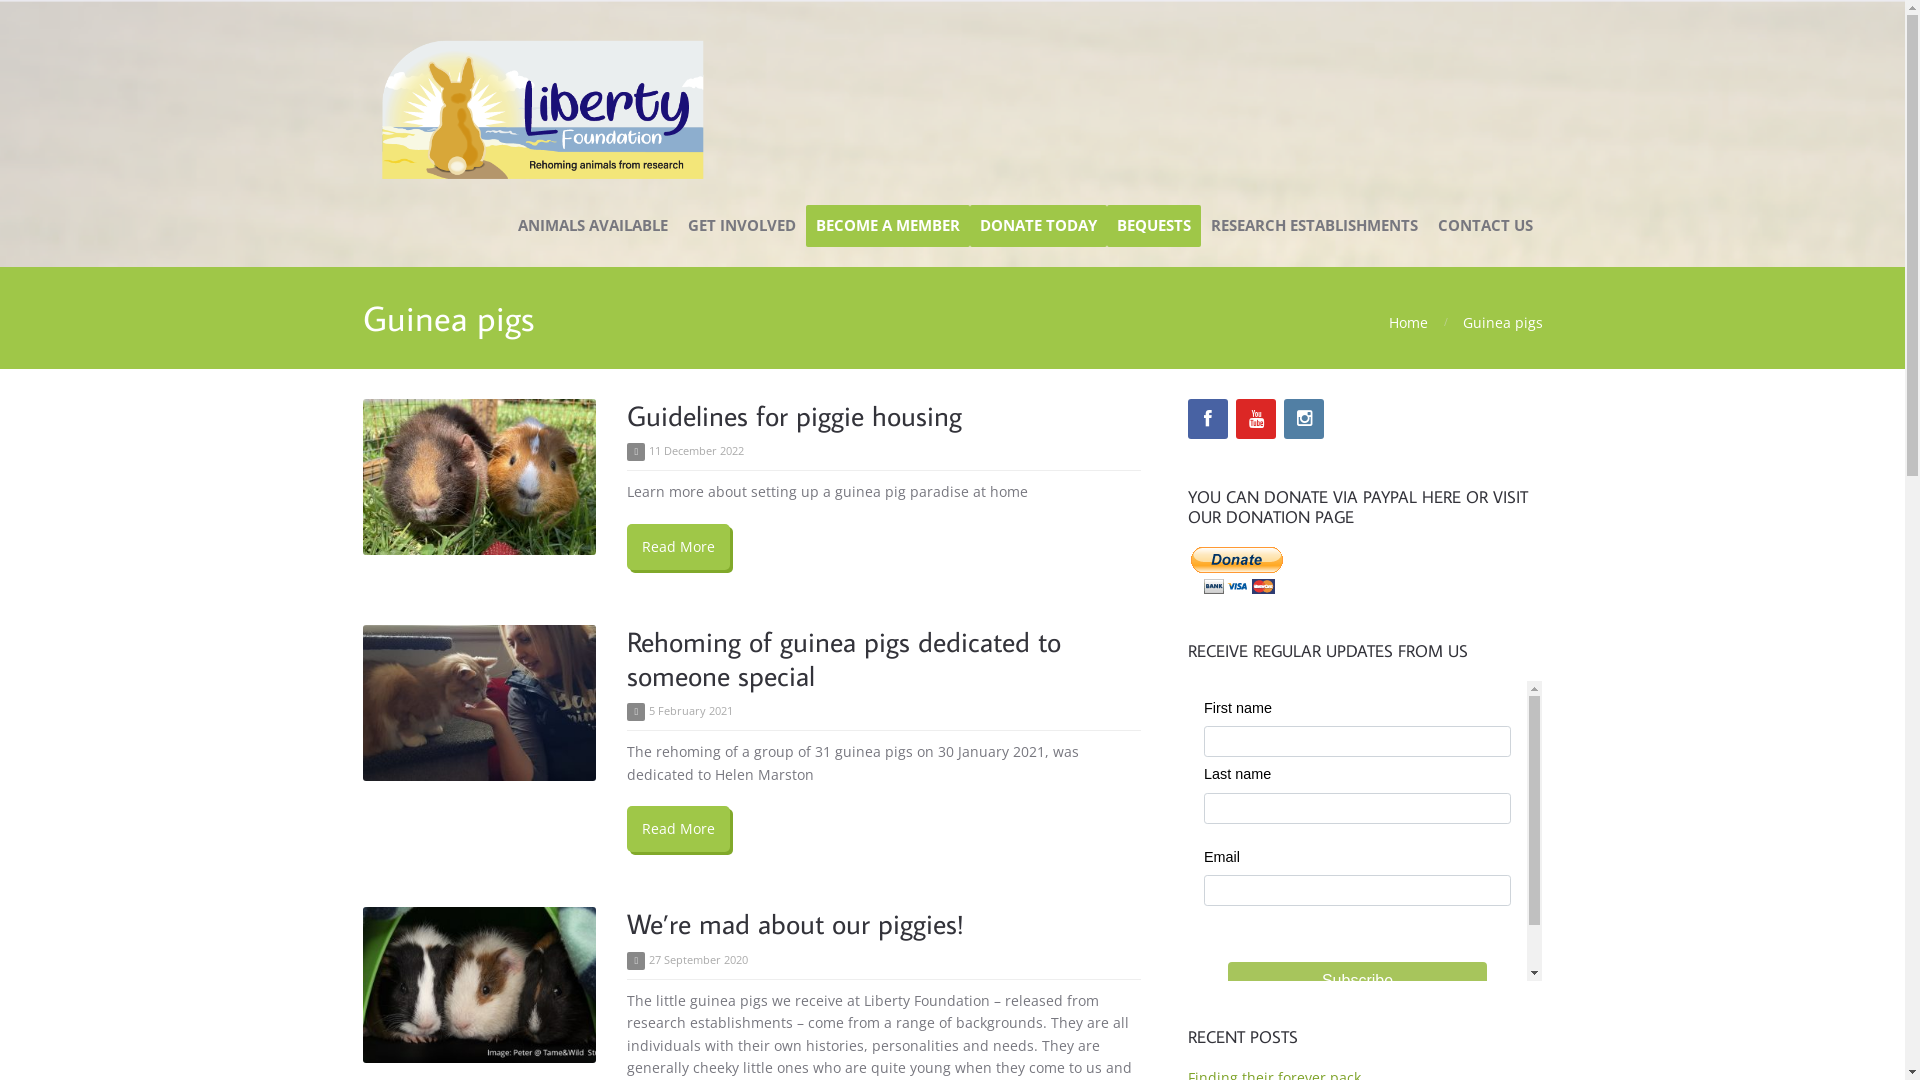 The height and width of the screenshot is (1080, 1920). I want to click on 'PayPal - The safer, easier way to pay online!', so click(1236, 570).